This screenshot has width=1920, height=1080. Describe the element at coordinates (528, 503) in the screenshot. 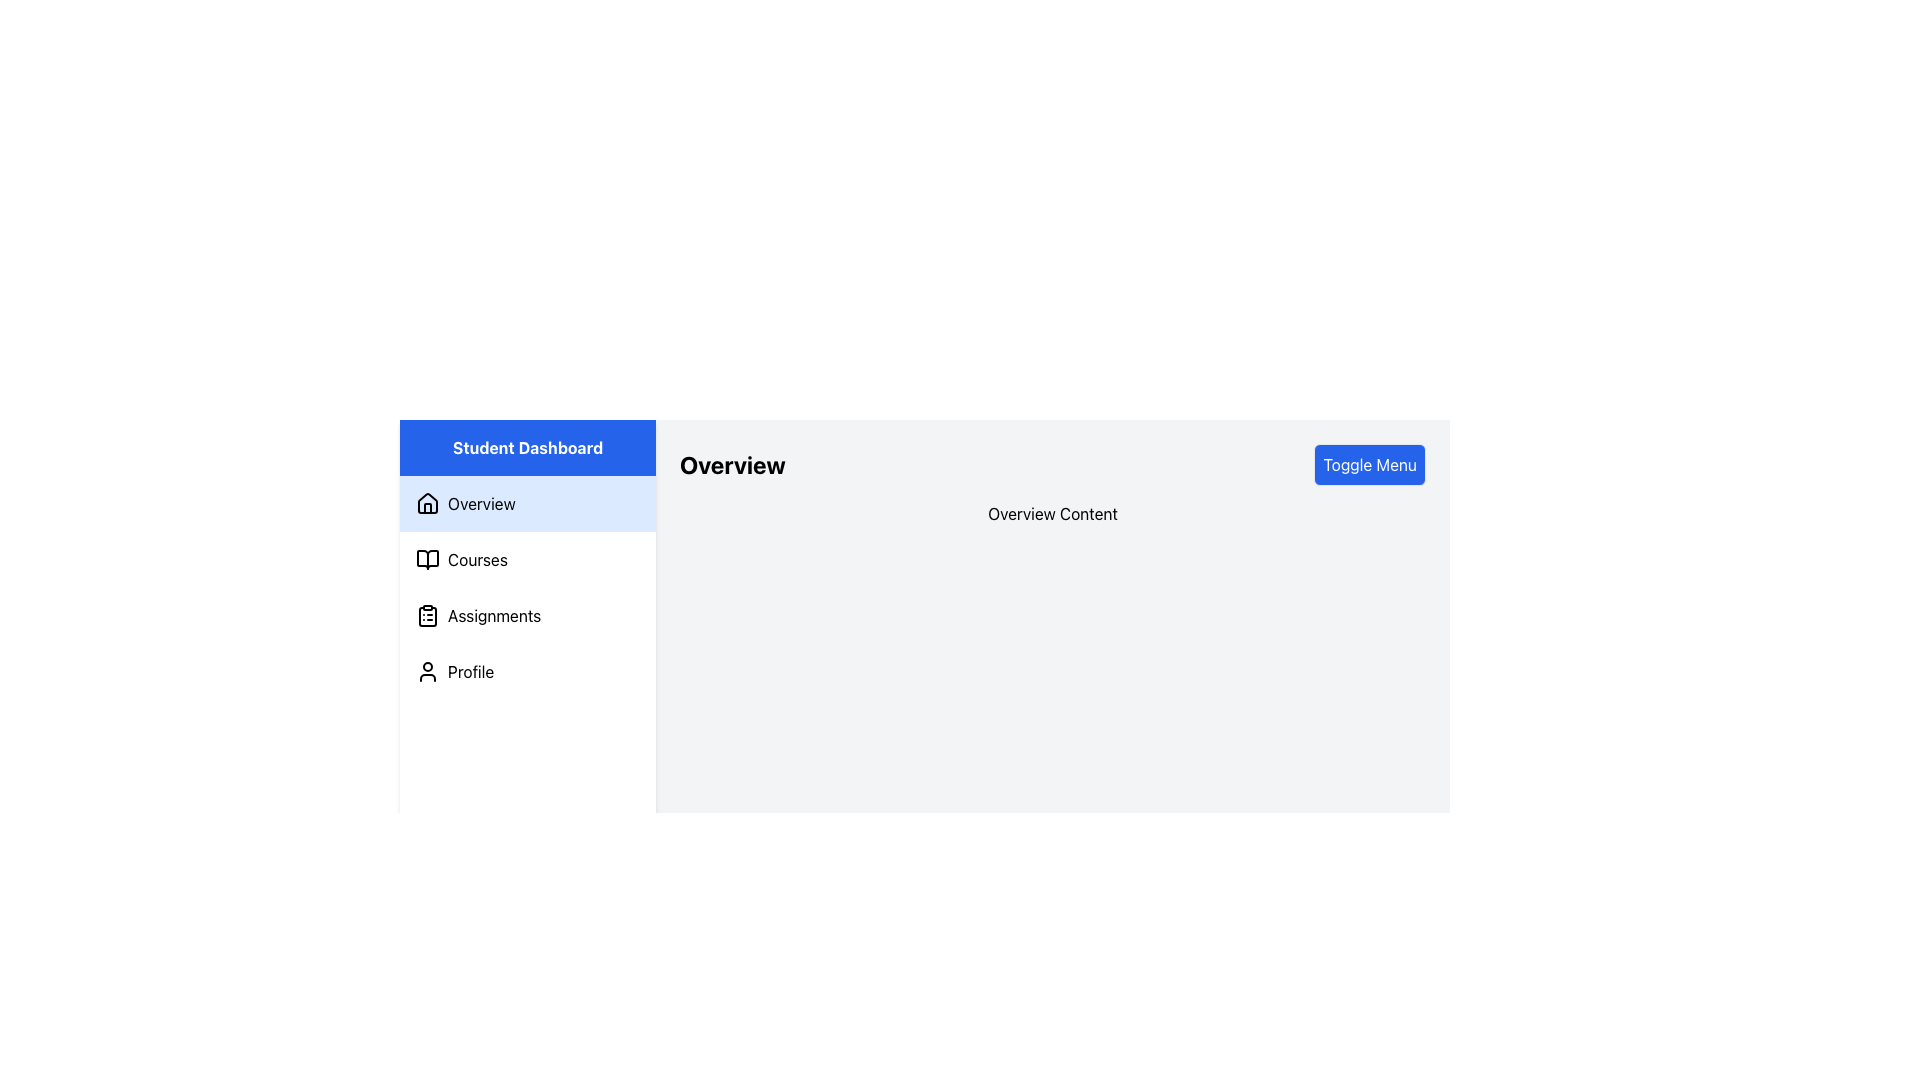

I see `the 'Overview' selectable menu item located in the vertical navigation sidebar under the 'Student Dashboard' section` at that location.